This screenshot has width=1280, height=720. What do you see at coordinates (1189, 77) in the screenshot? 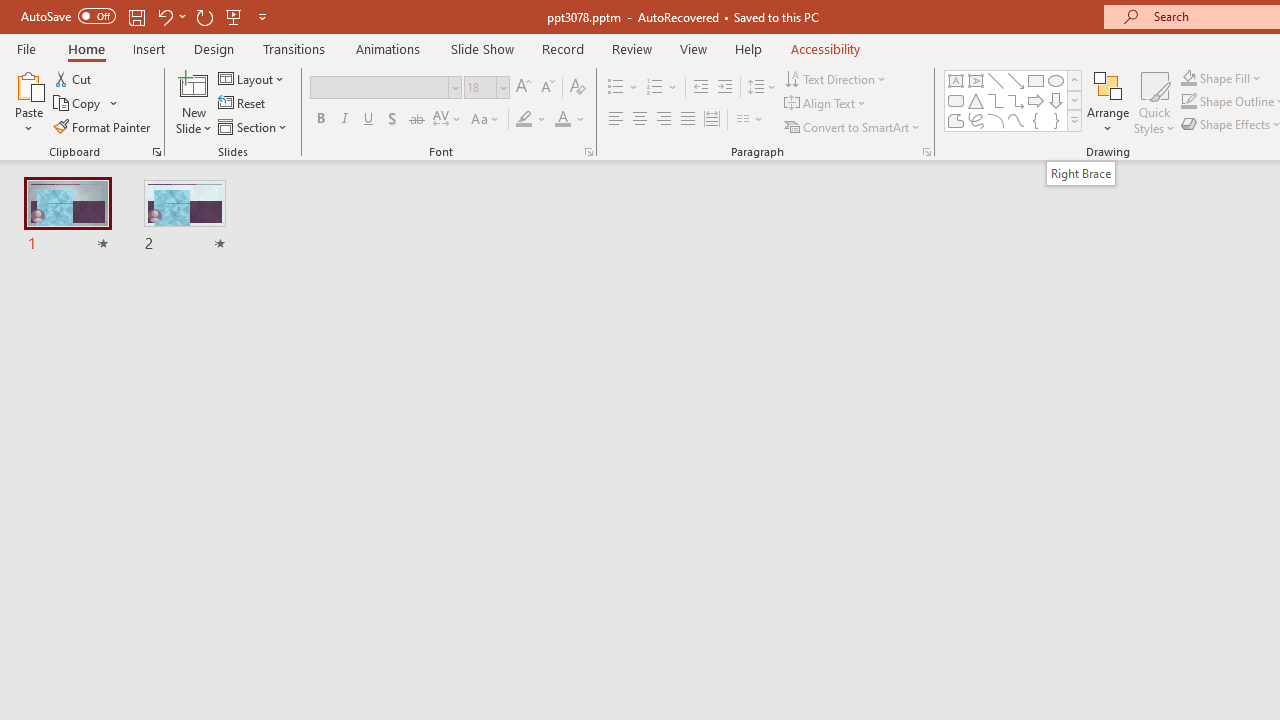
I see `'Shape Fill Dark Green, Accent 2'` at bounding box center [1189, 77].